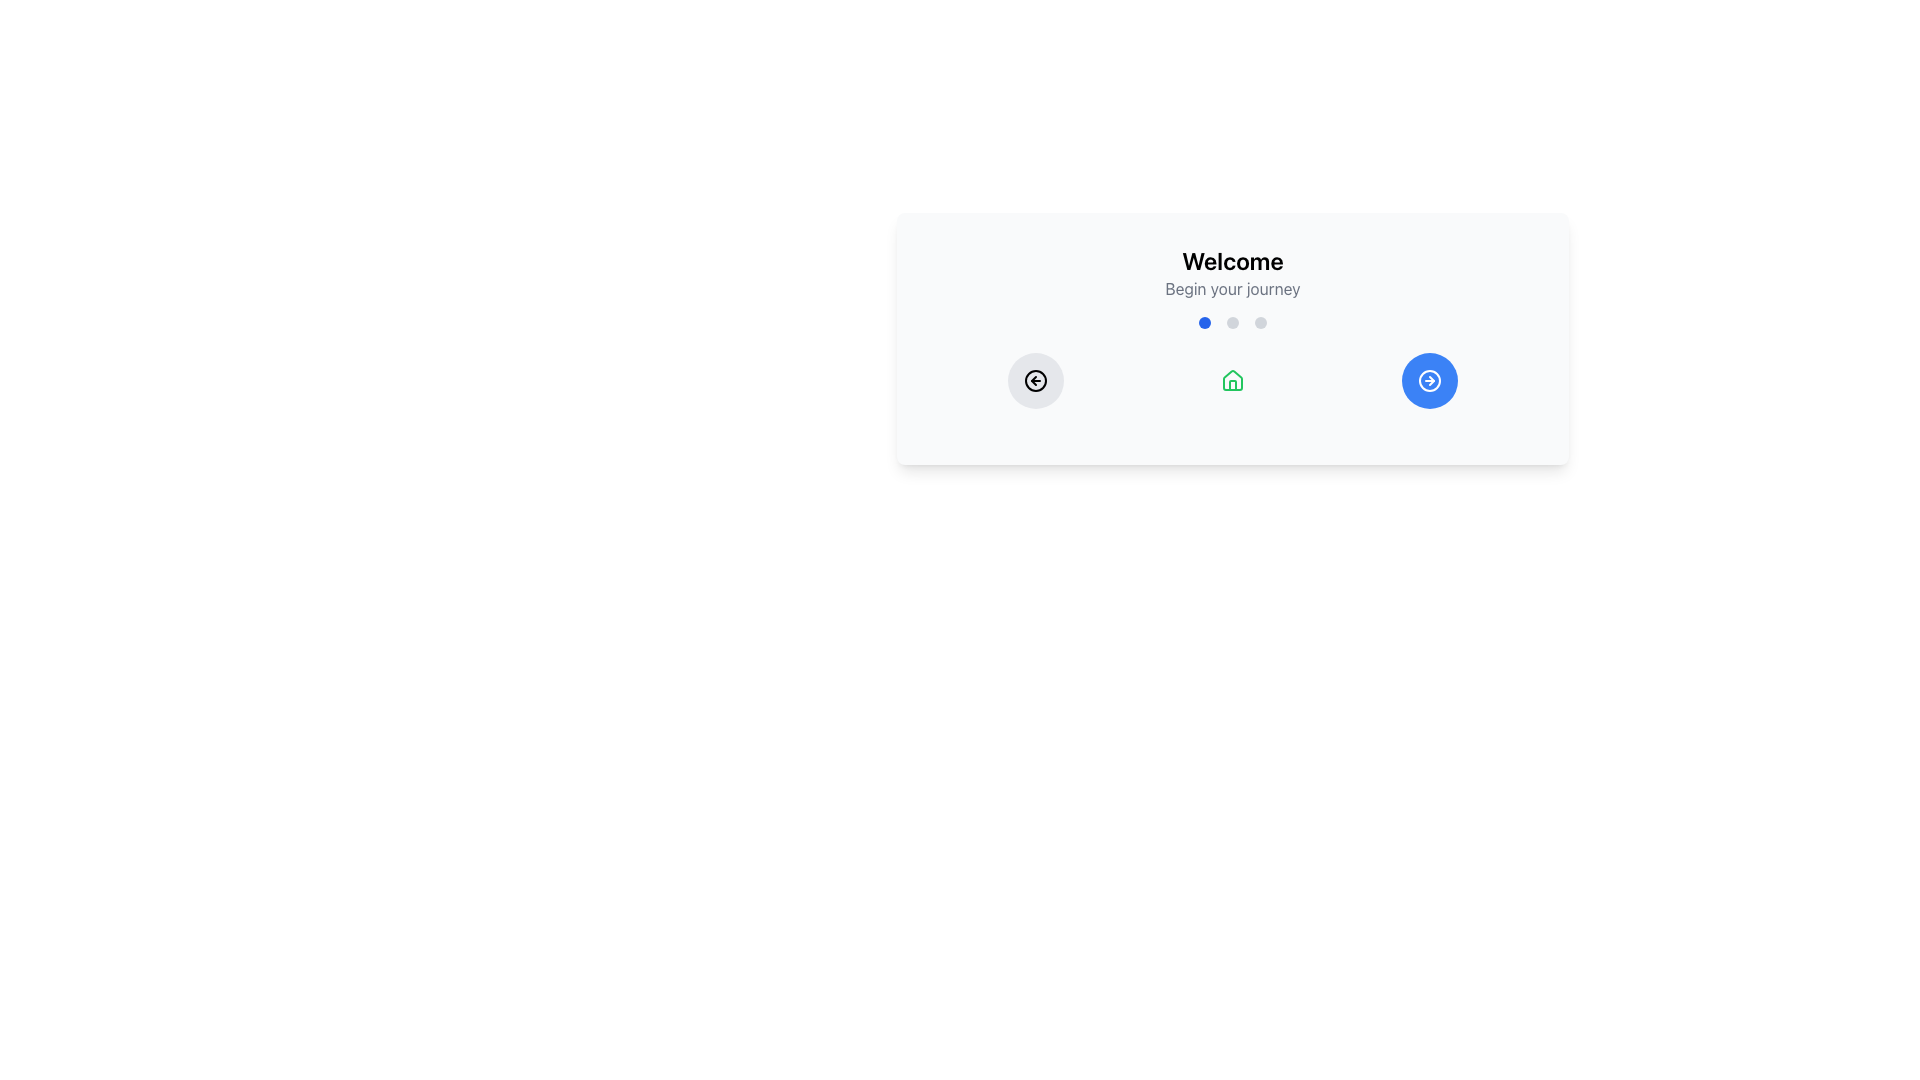 The image size is (1920, 1080). What do you see at coordinates (1035, 381) in the screenshot?
I see `the circular decorative SVG graphic element located to the left of the home icon within the UI card` at bounding box center [1035, 381].